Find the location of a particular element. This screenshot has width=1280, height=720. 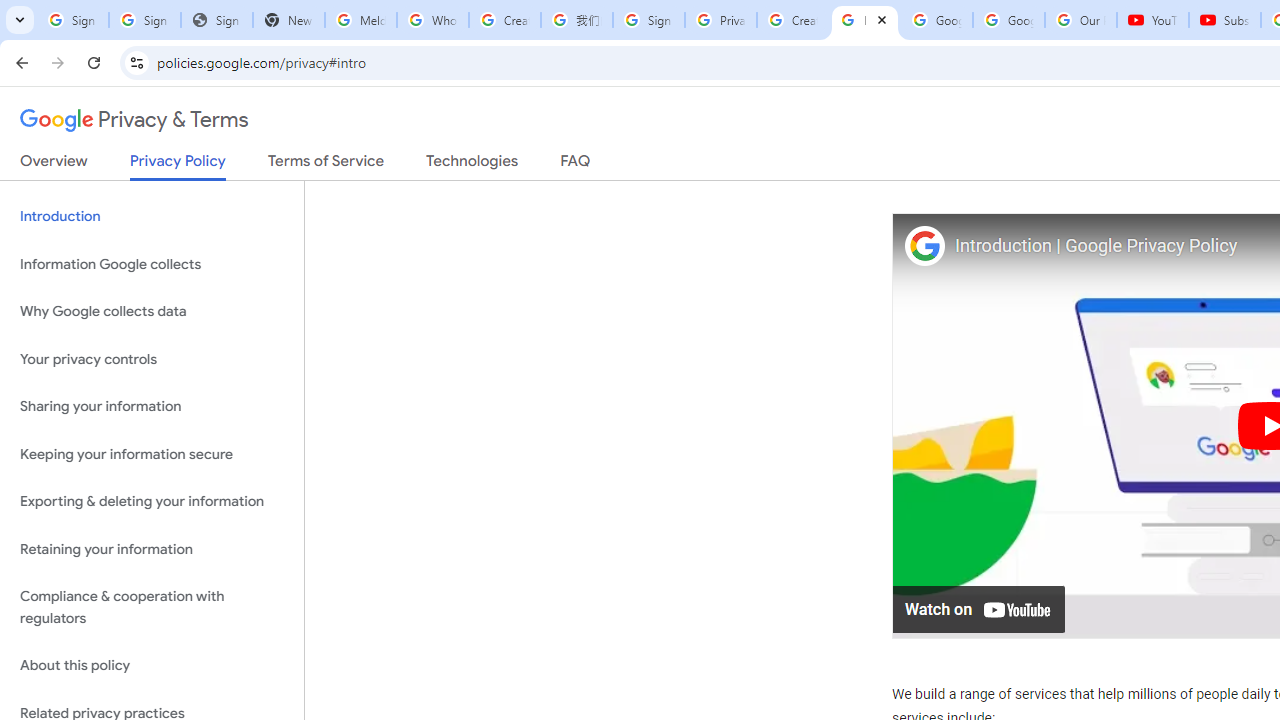

'Information Google collects' is located at coordinates (151, 263).